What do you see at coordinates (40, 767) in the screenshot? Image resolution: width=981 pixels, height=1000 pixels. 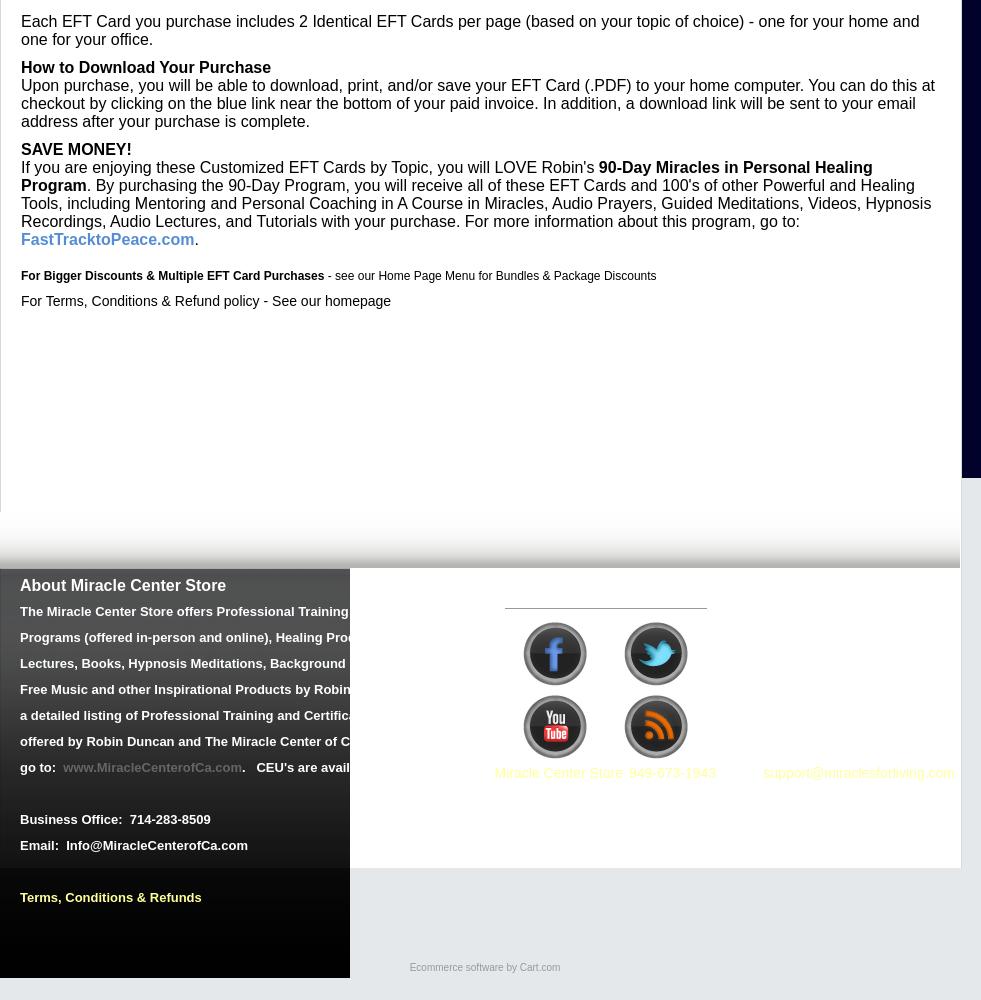 I see `'go to:'` at bounding box center [40, 767].